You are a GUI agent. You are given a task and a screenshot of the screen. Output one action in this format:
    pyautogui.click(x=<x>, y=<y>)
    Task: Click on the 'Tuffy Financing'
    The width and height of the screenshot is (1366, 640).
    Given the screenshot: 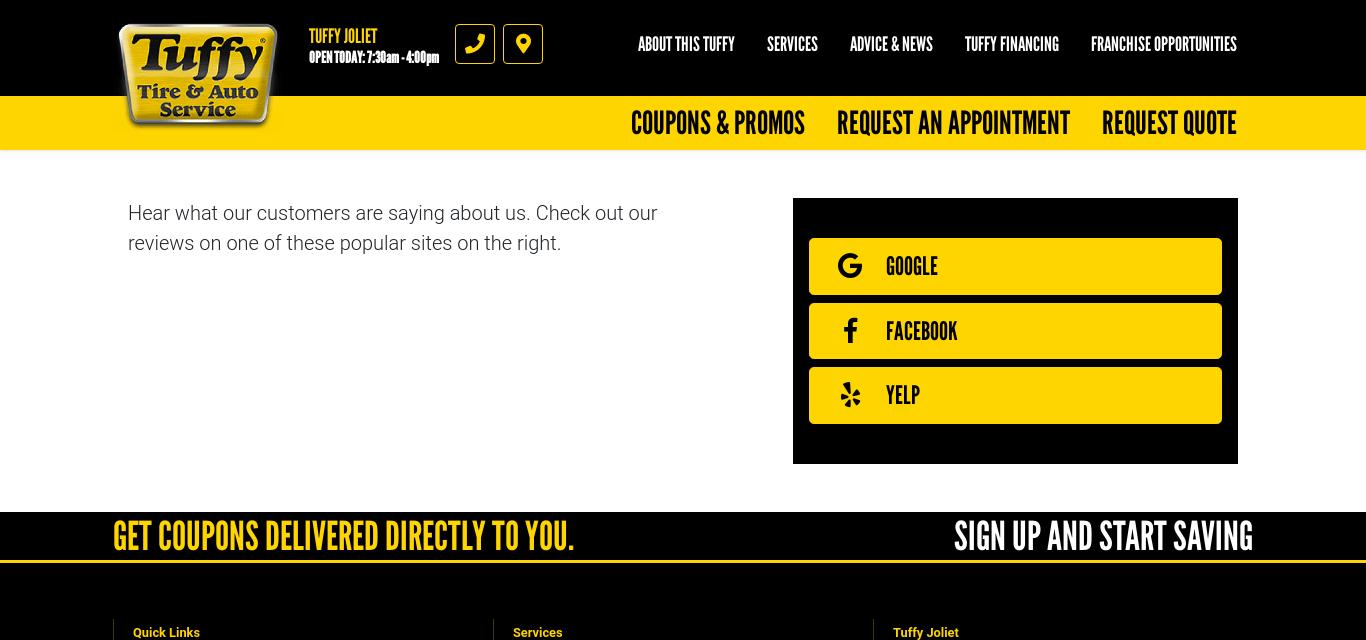 What is the action you would take?
    pyautogui.click(x=1011, y=44)
    